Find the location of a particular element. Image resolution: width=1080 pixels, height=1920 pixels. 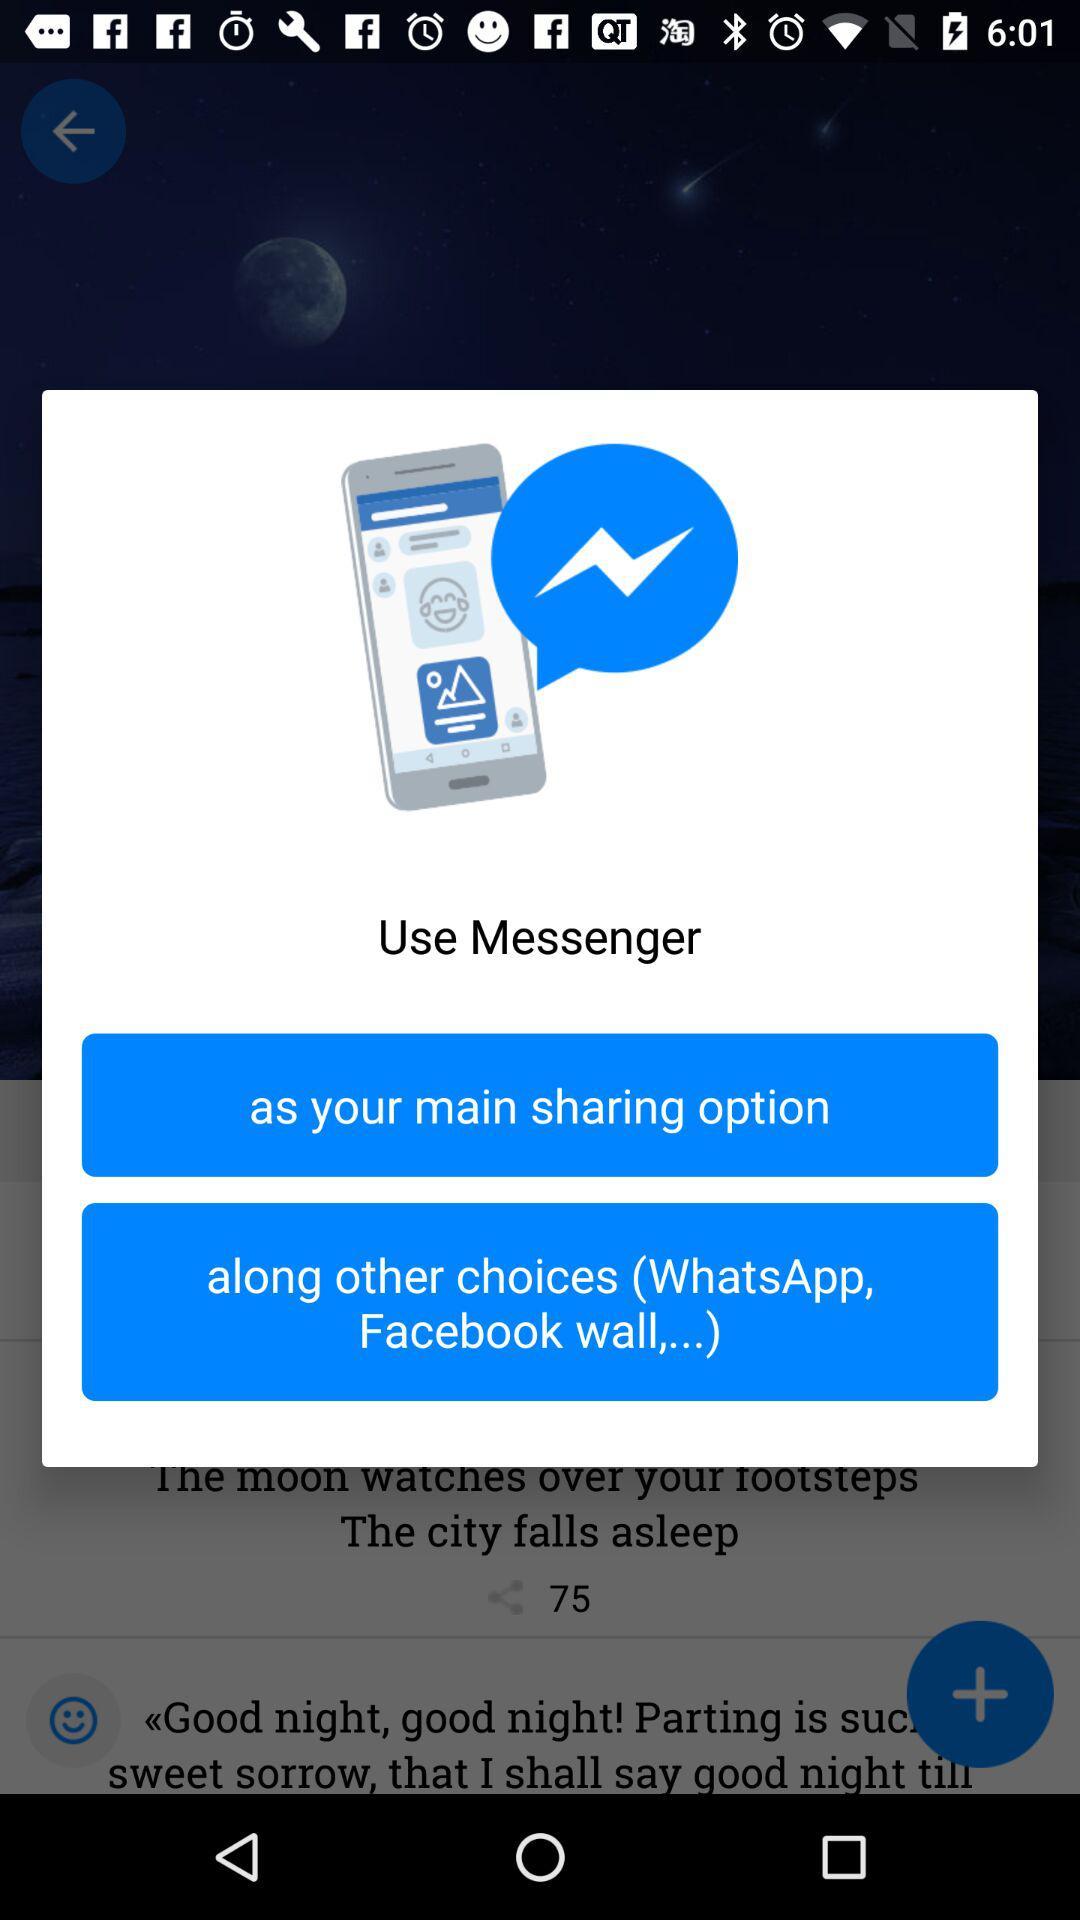

the item above along other choices icon is located at coordinates (540, 1104).